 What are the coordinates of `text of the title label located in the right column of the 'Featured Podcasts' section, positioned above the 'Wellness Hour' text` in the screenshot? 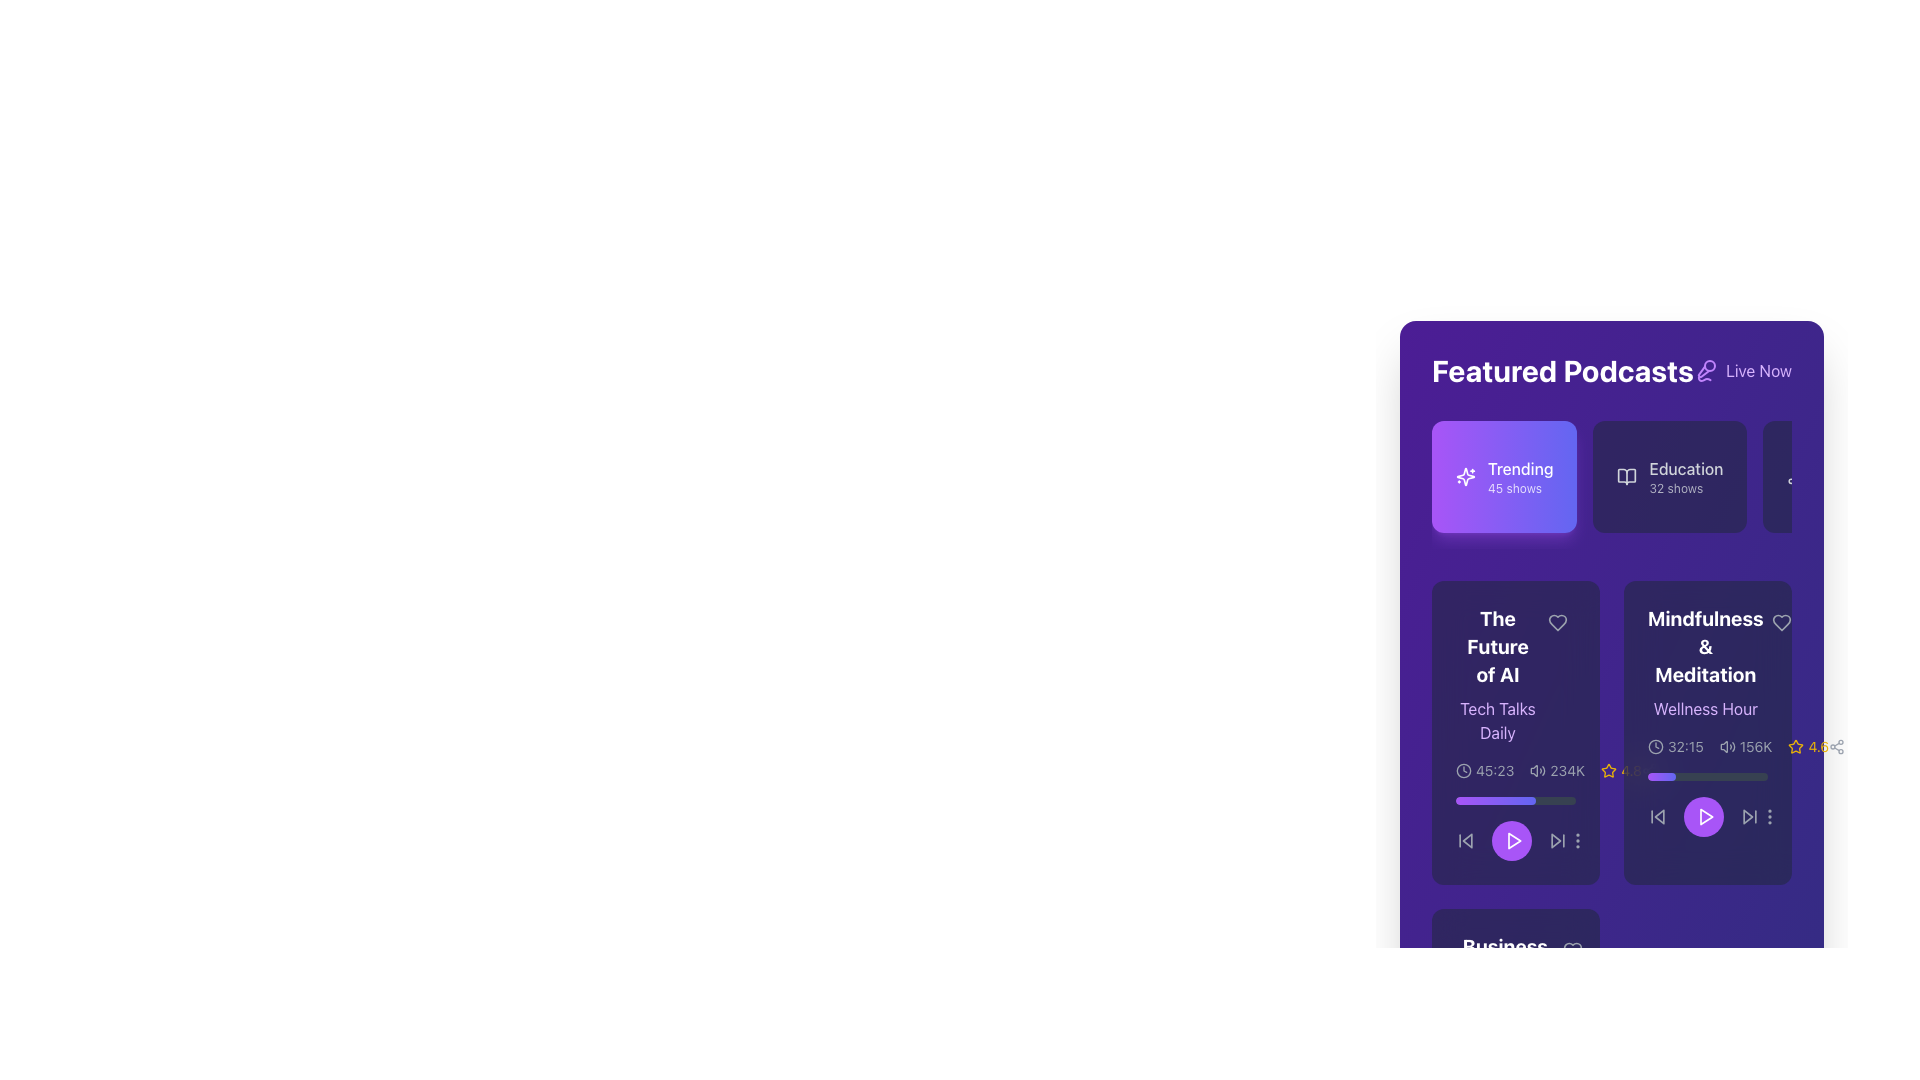 It's located at (1704, 647).